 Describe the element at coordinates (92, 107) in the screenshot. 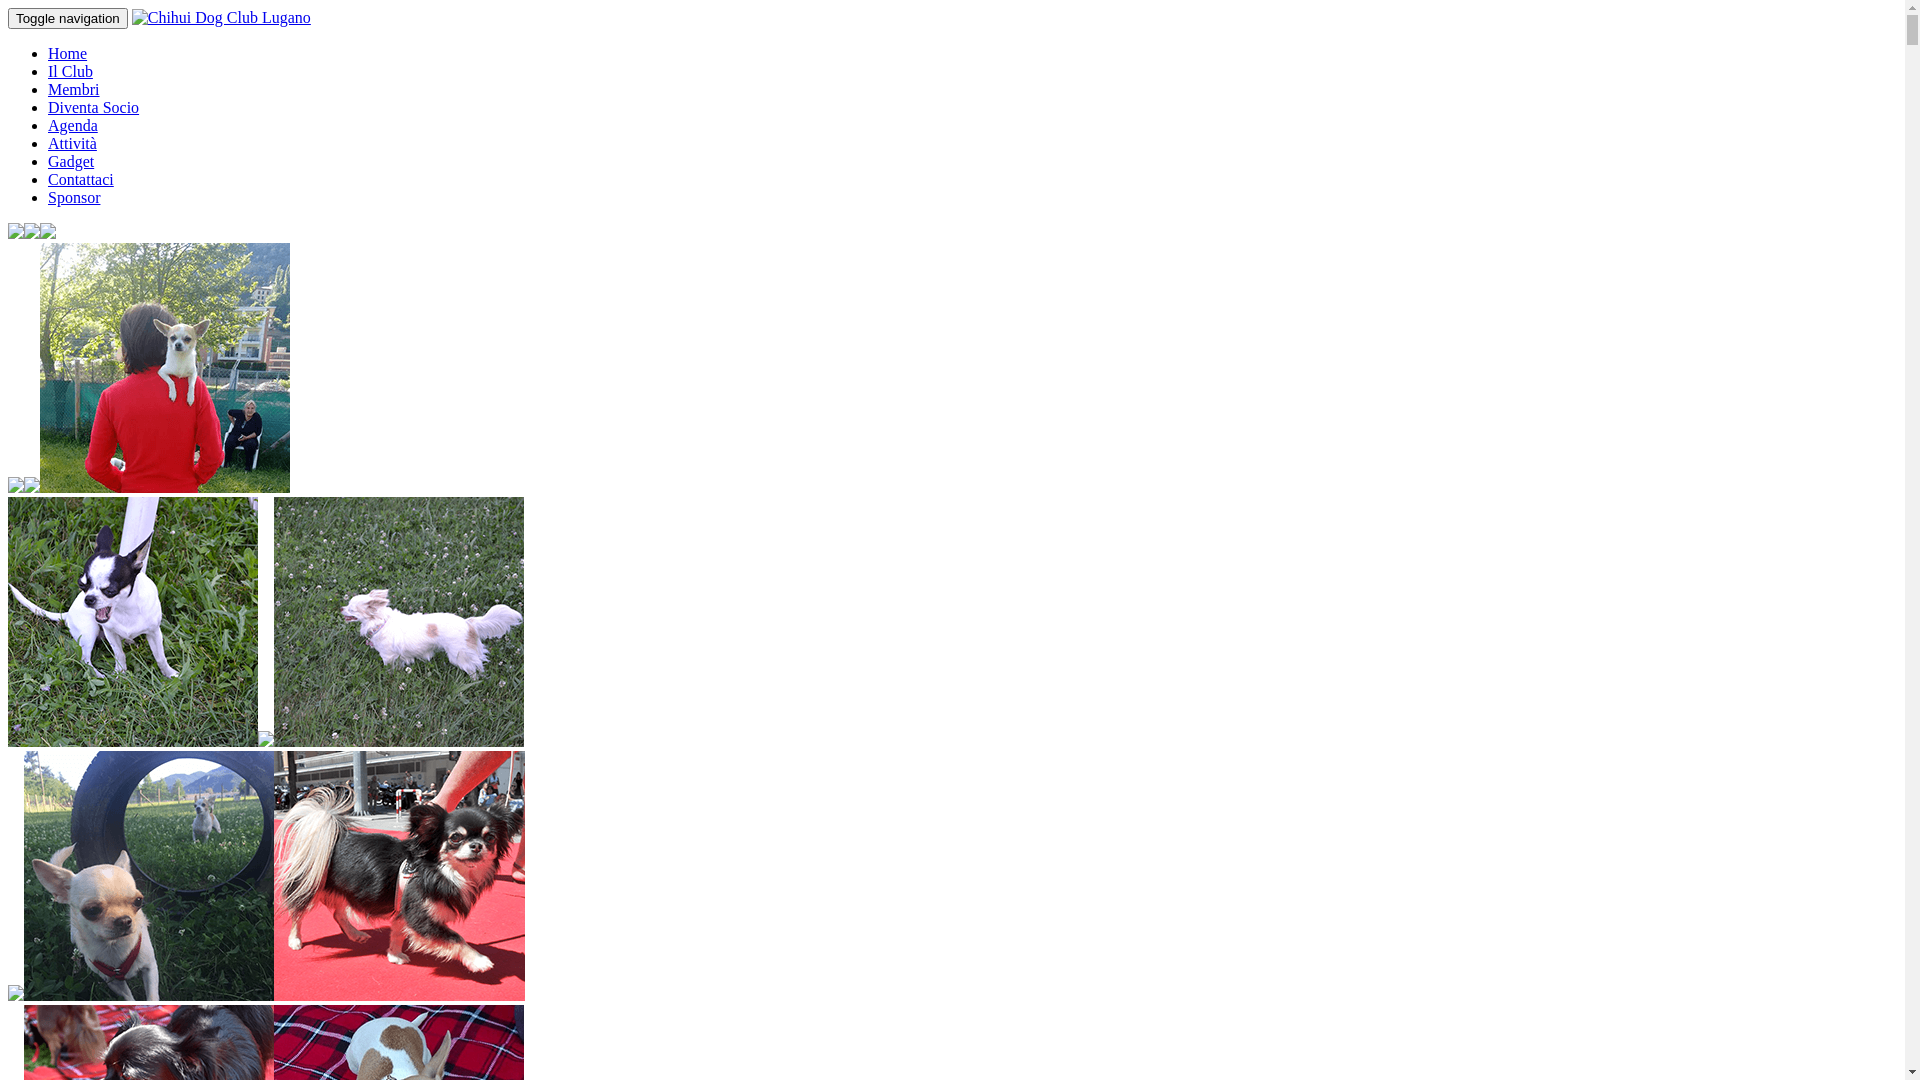

I see `'Diventa Socio'` at that location.